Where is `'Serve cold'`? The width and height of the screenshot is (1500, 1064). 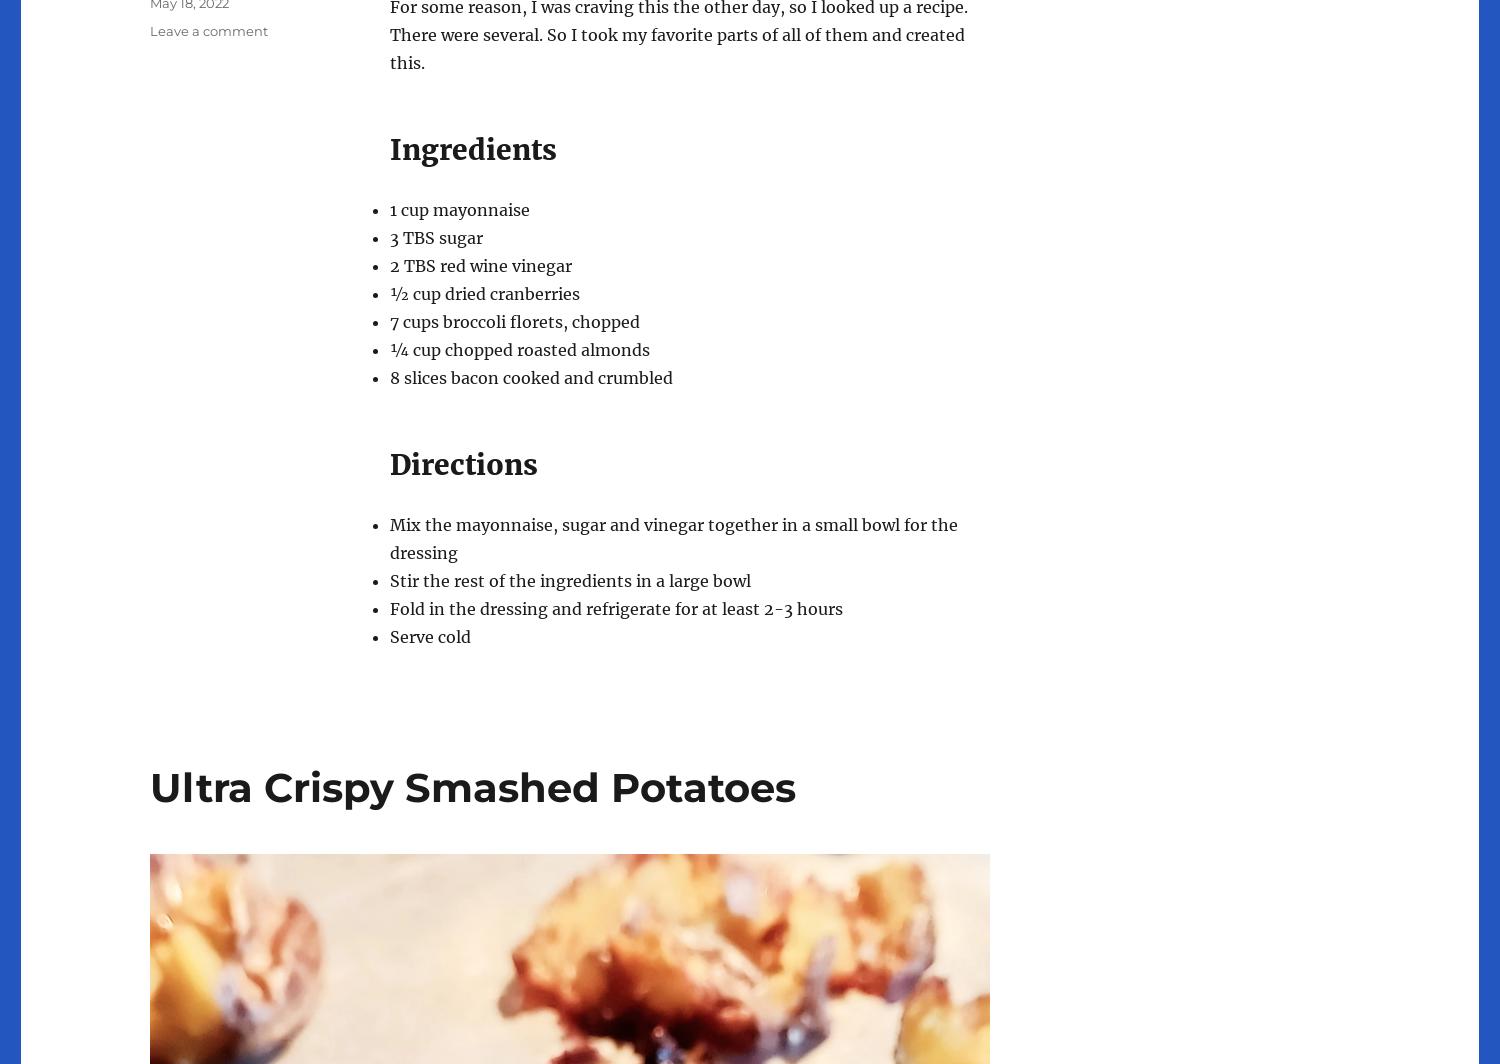 'Serve cold' is located at coordinates (430, 635).